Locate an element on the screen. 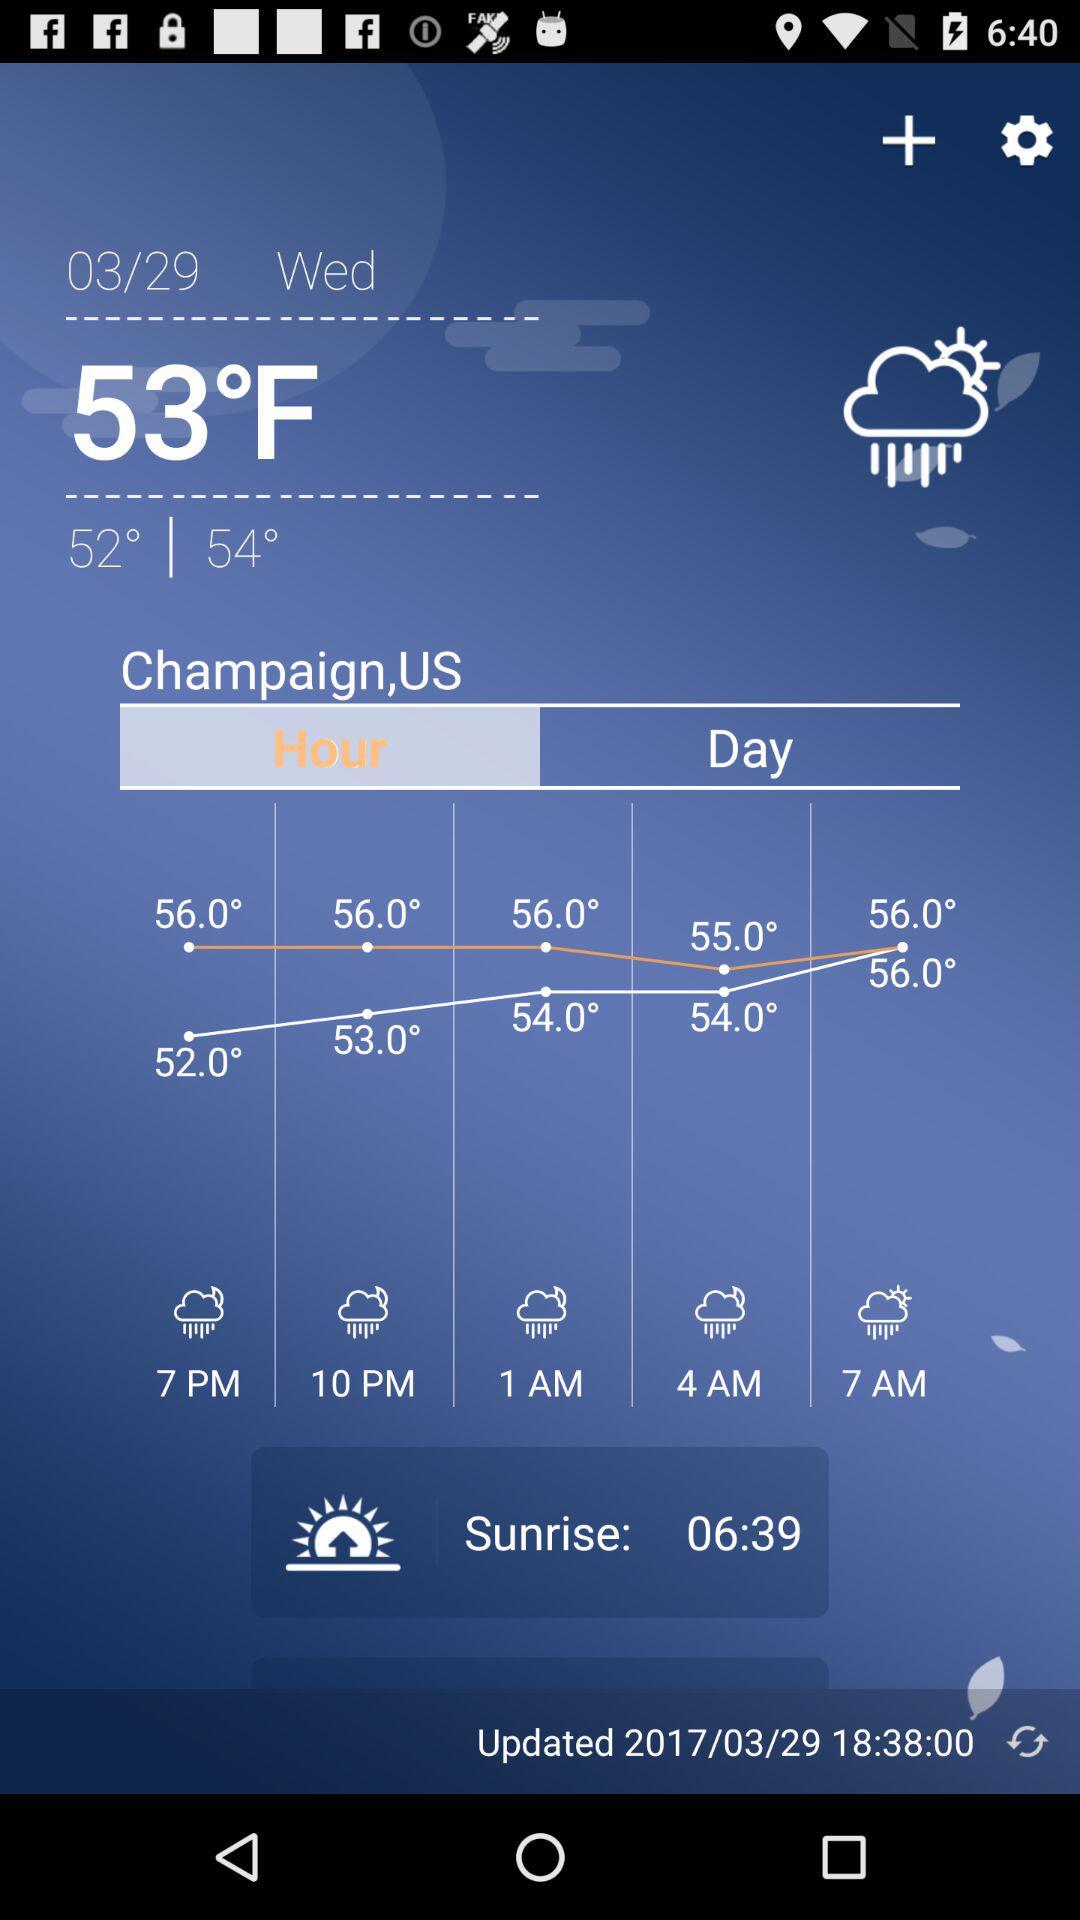 This screenshot has width=1080, height=1920. the refresh icon is located at coordinates (1027, 1862).